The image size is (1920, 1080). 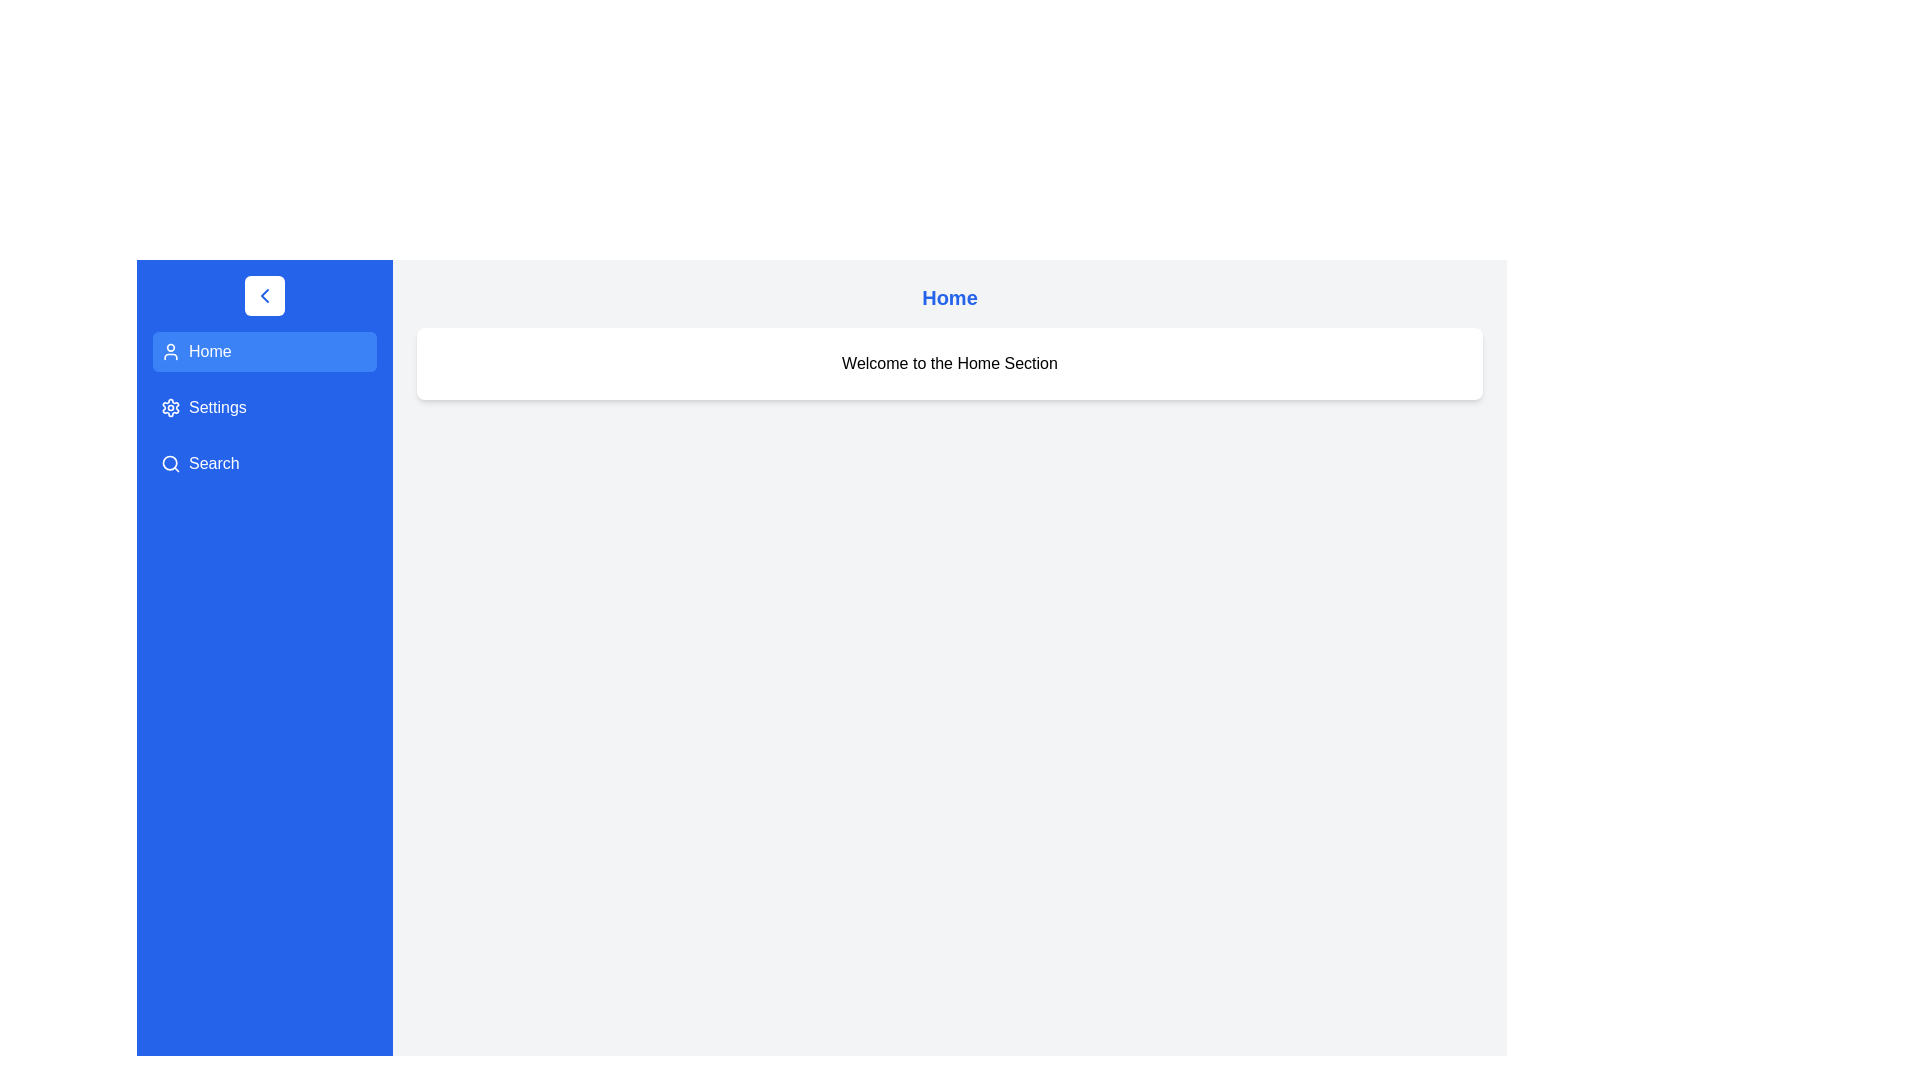 What do you see at coordinates (949, 297) in the screenshot?
I see `the header text to inspect or interact with it` at bounding box center [949, 297].